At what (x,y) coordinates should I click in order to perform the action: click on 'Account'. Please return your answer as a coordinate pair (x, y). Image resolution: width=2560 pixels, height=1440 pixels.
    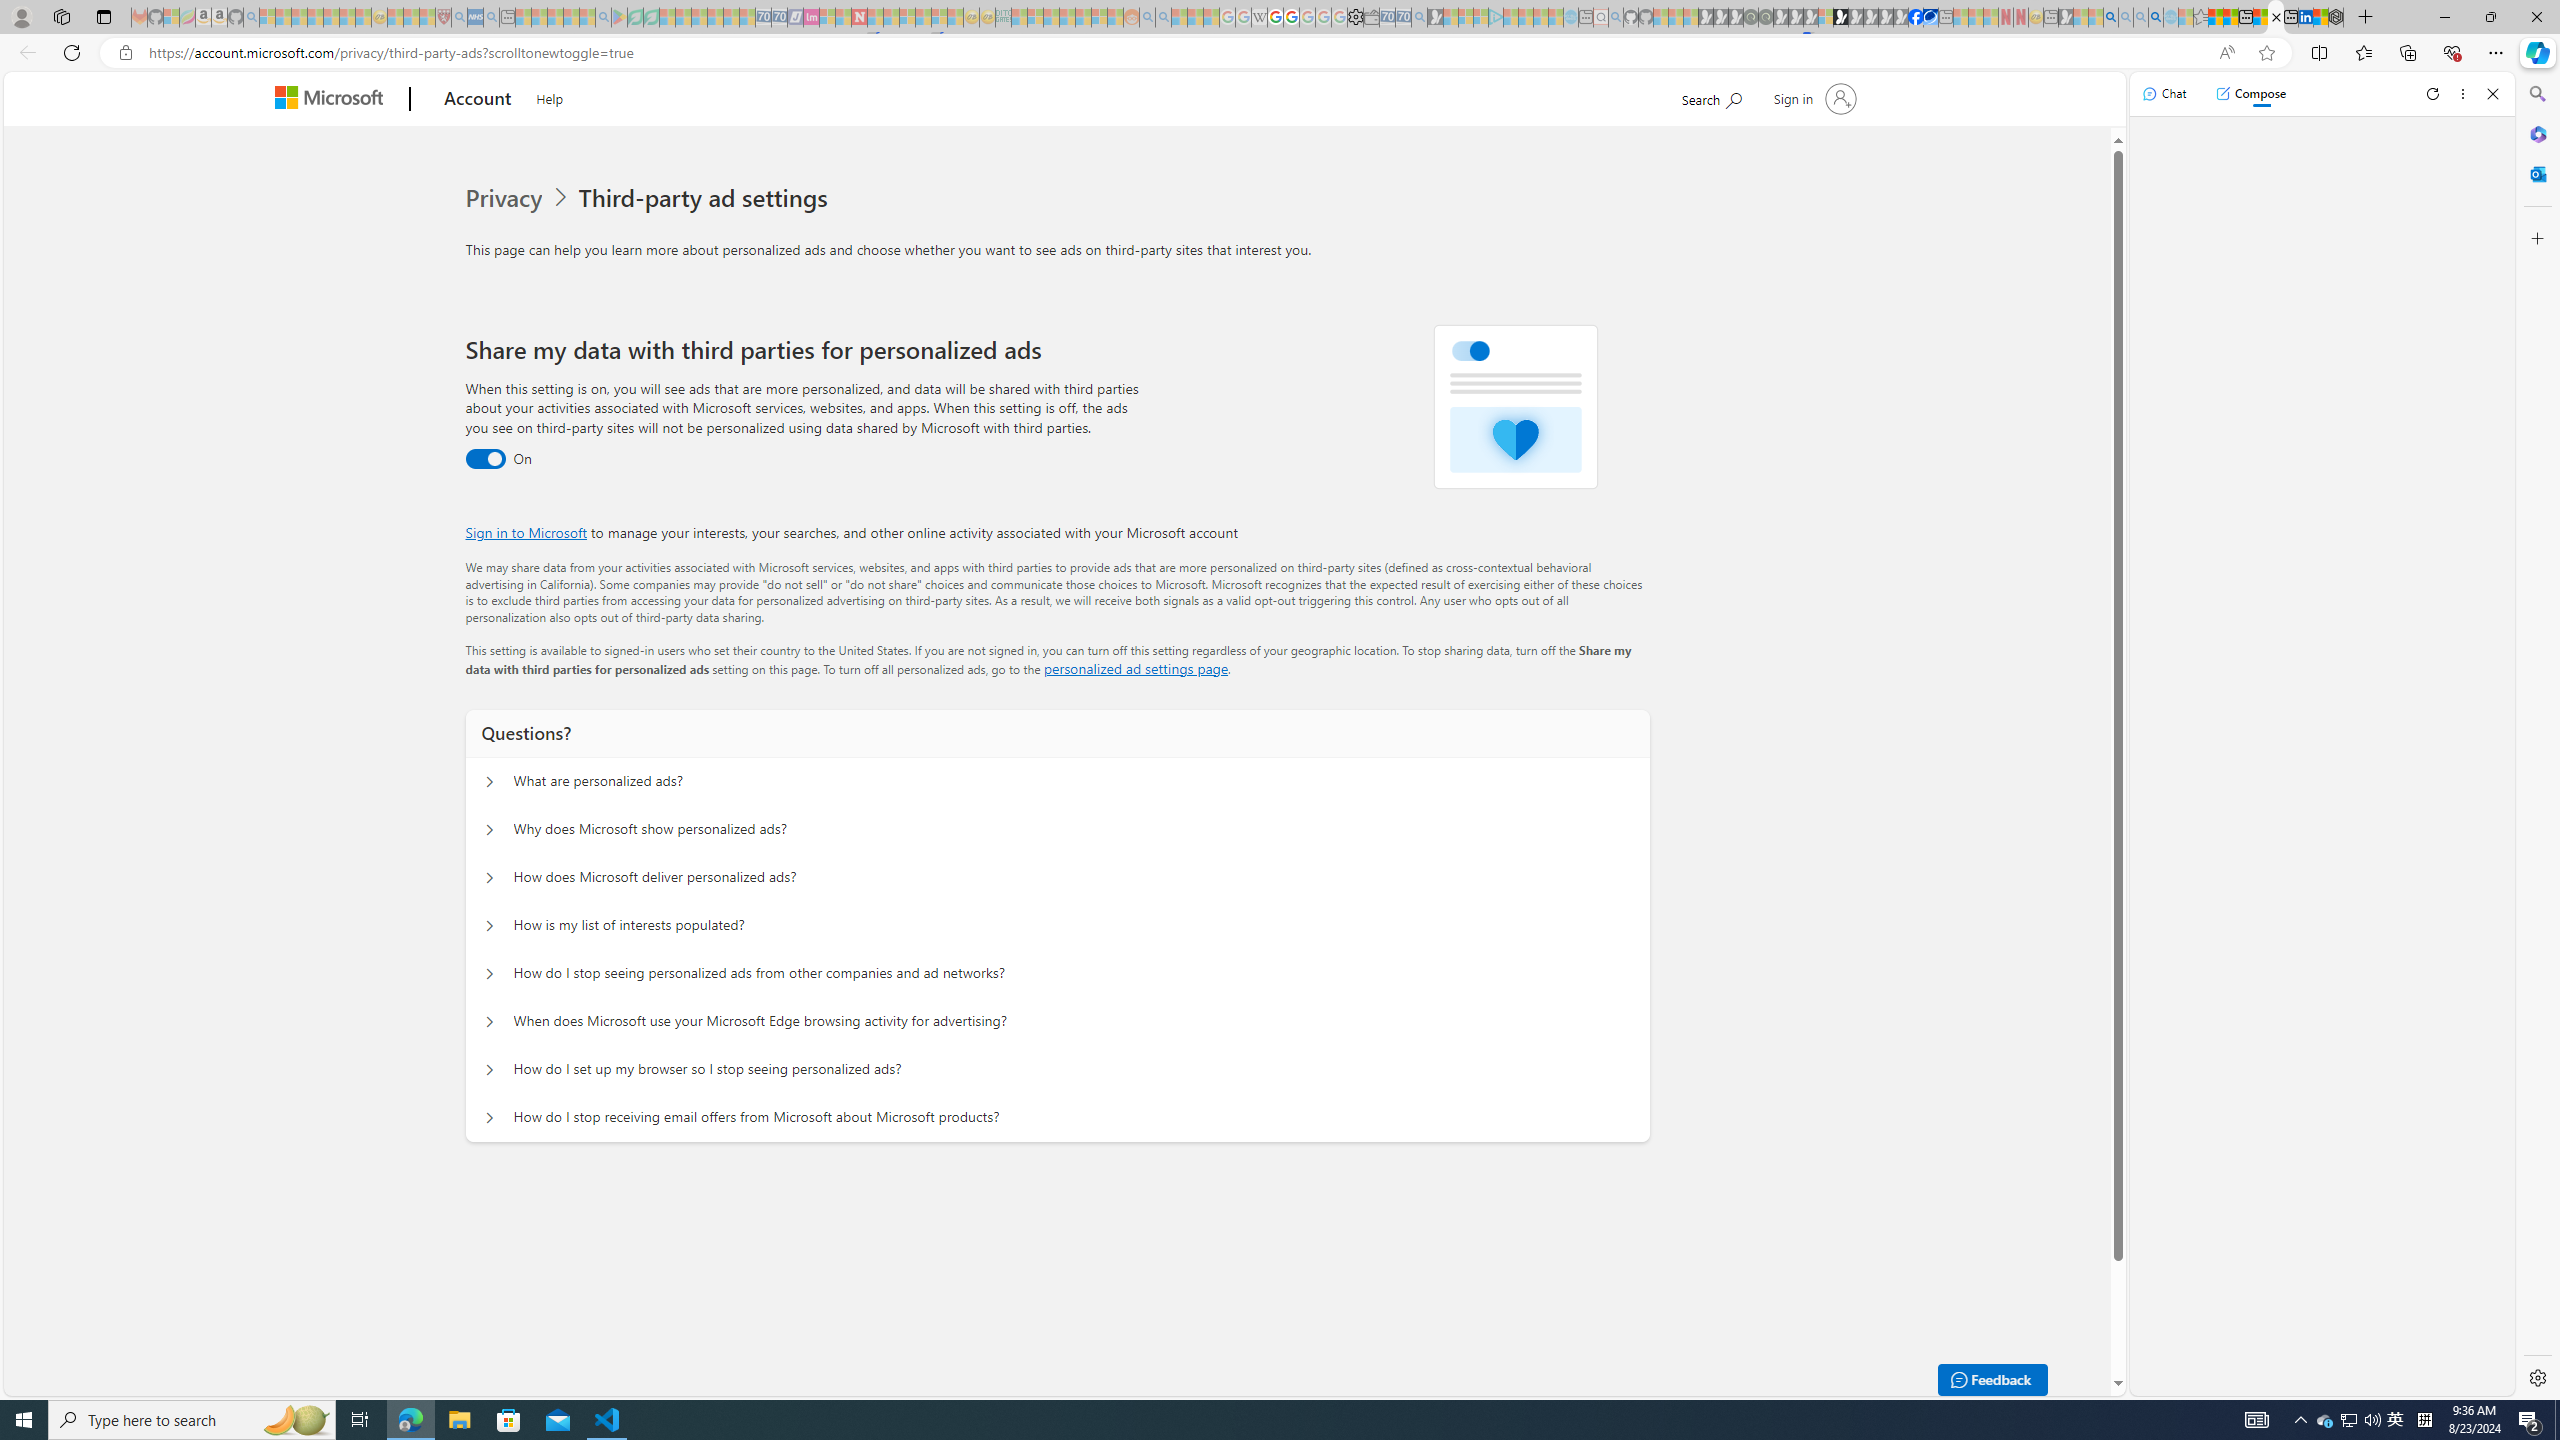
    Looking at the image, I should click on (477, 99).